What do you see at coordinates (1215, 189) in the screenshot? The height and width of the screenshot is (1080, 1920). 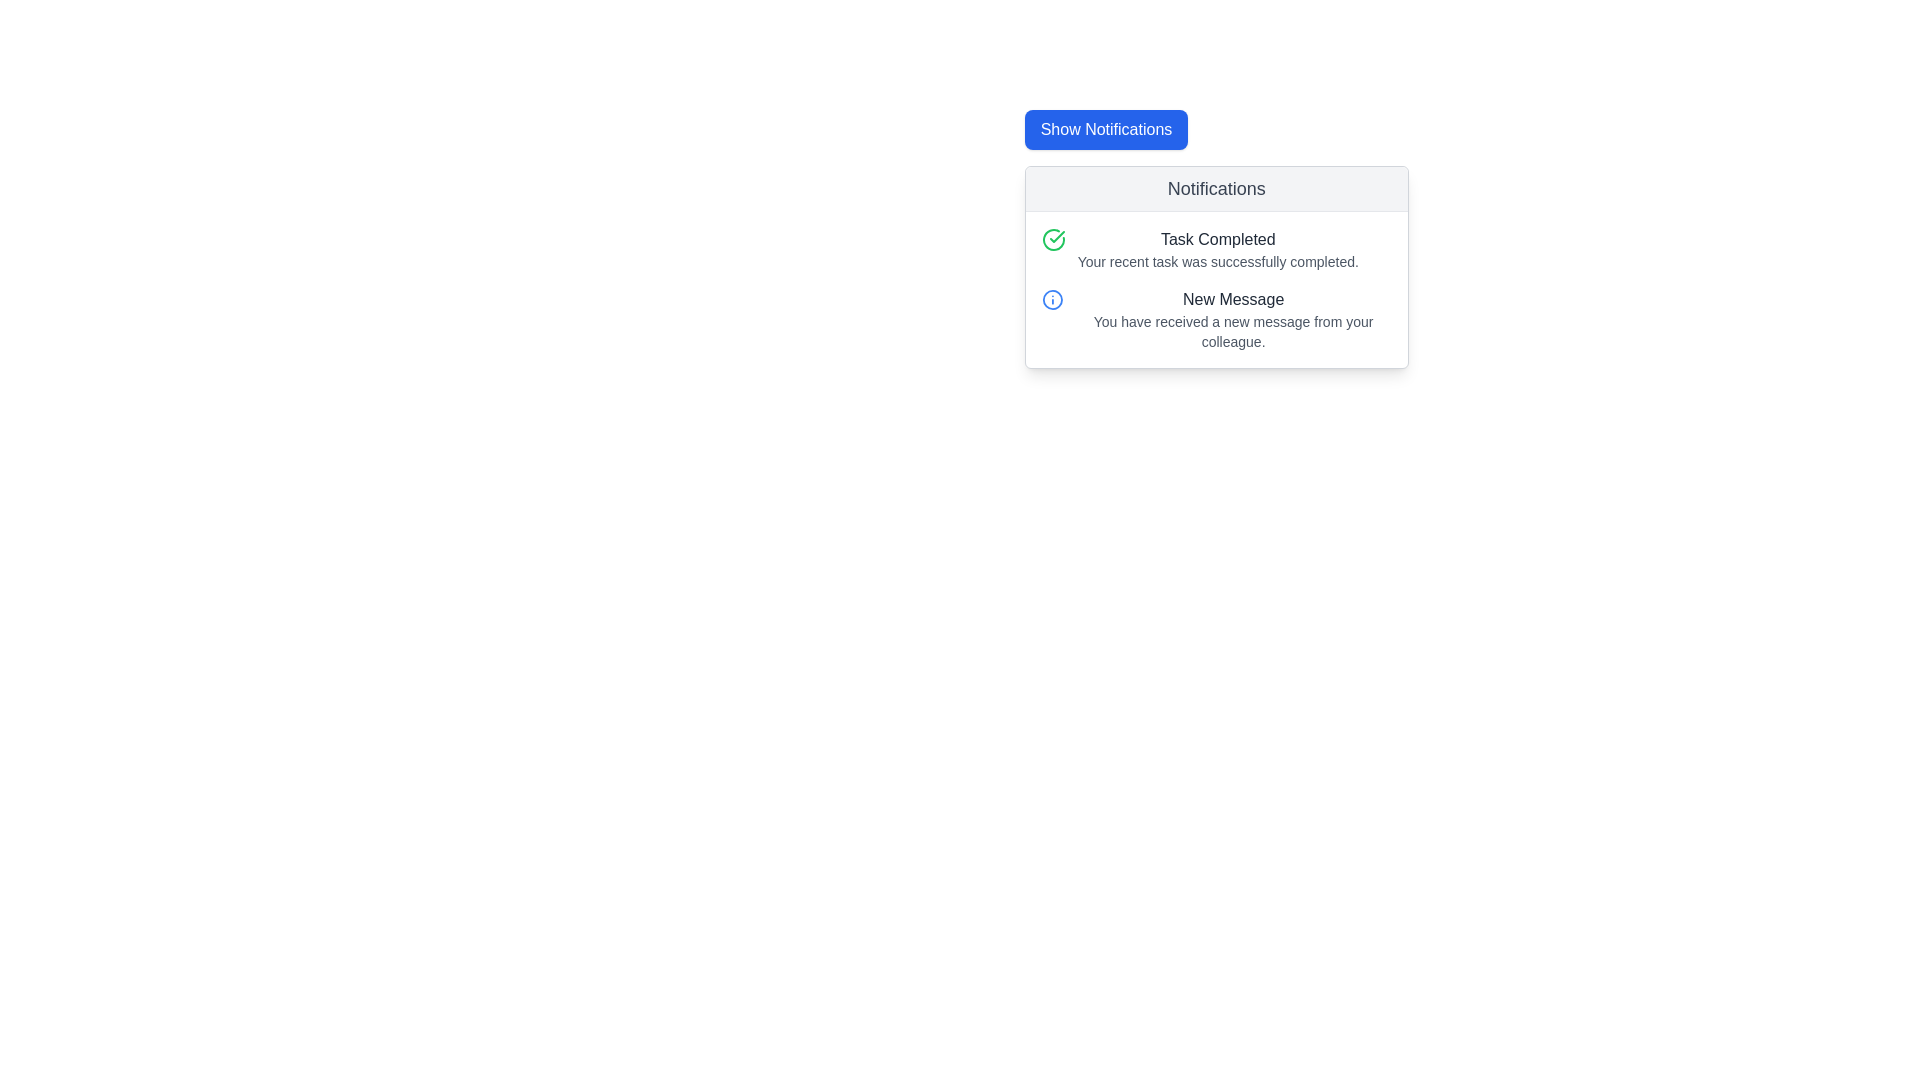 I see `the title text of the notifications card section, which is located at the top center of the card layout, just below the 'Show Notifications' button` at bounding box center [1215, 189].